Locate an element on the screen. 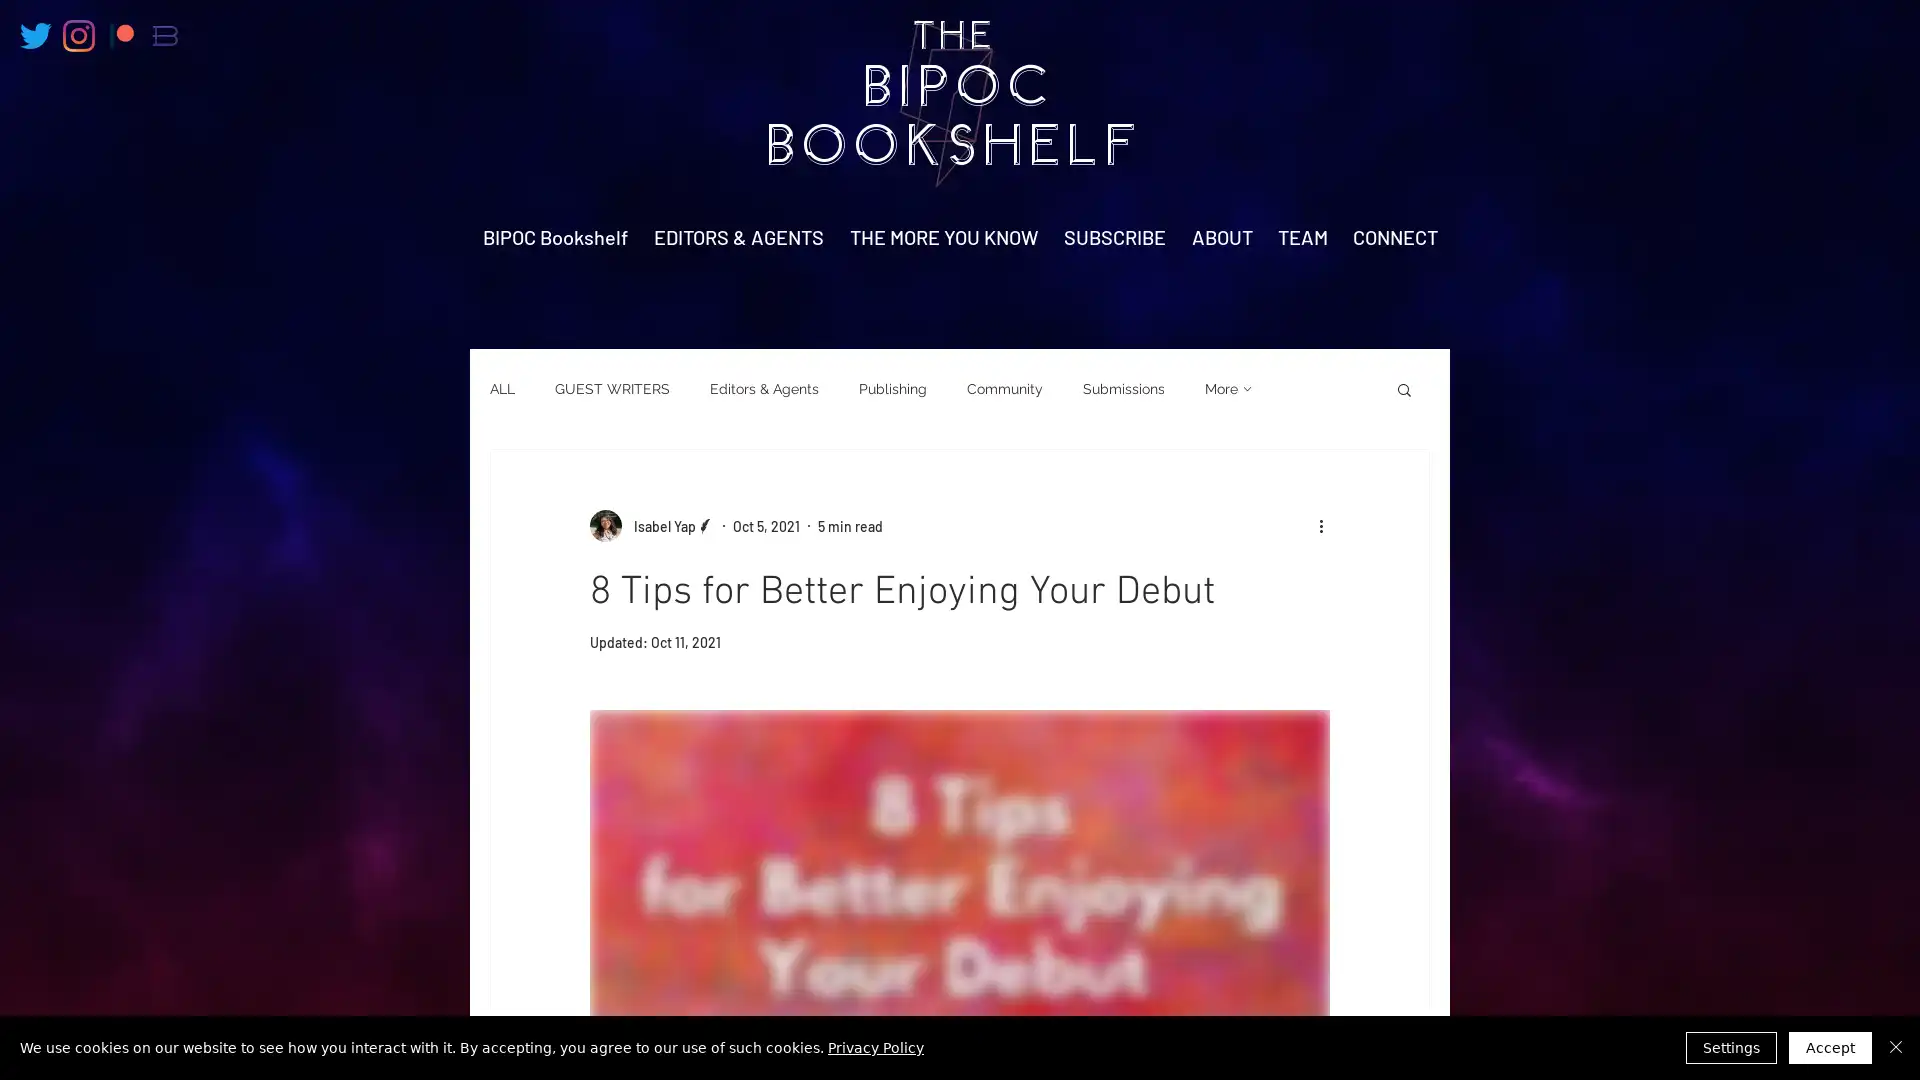  Settings is located at coordinates (1730, 1047).